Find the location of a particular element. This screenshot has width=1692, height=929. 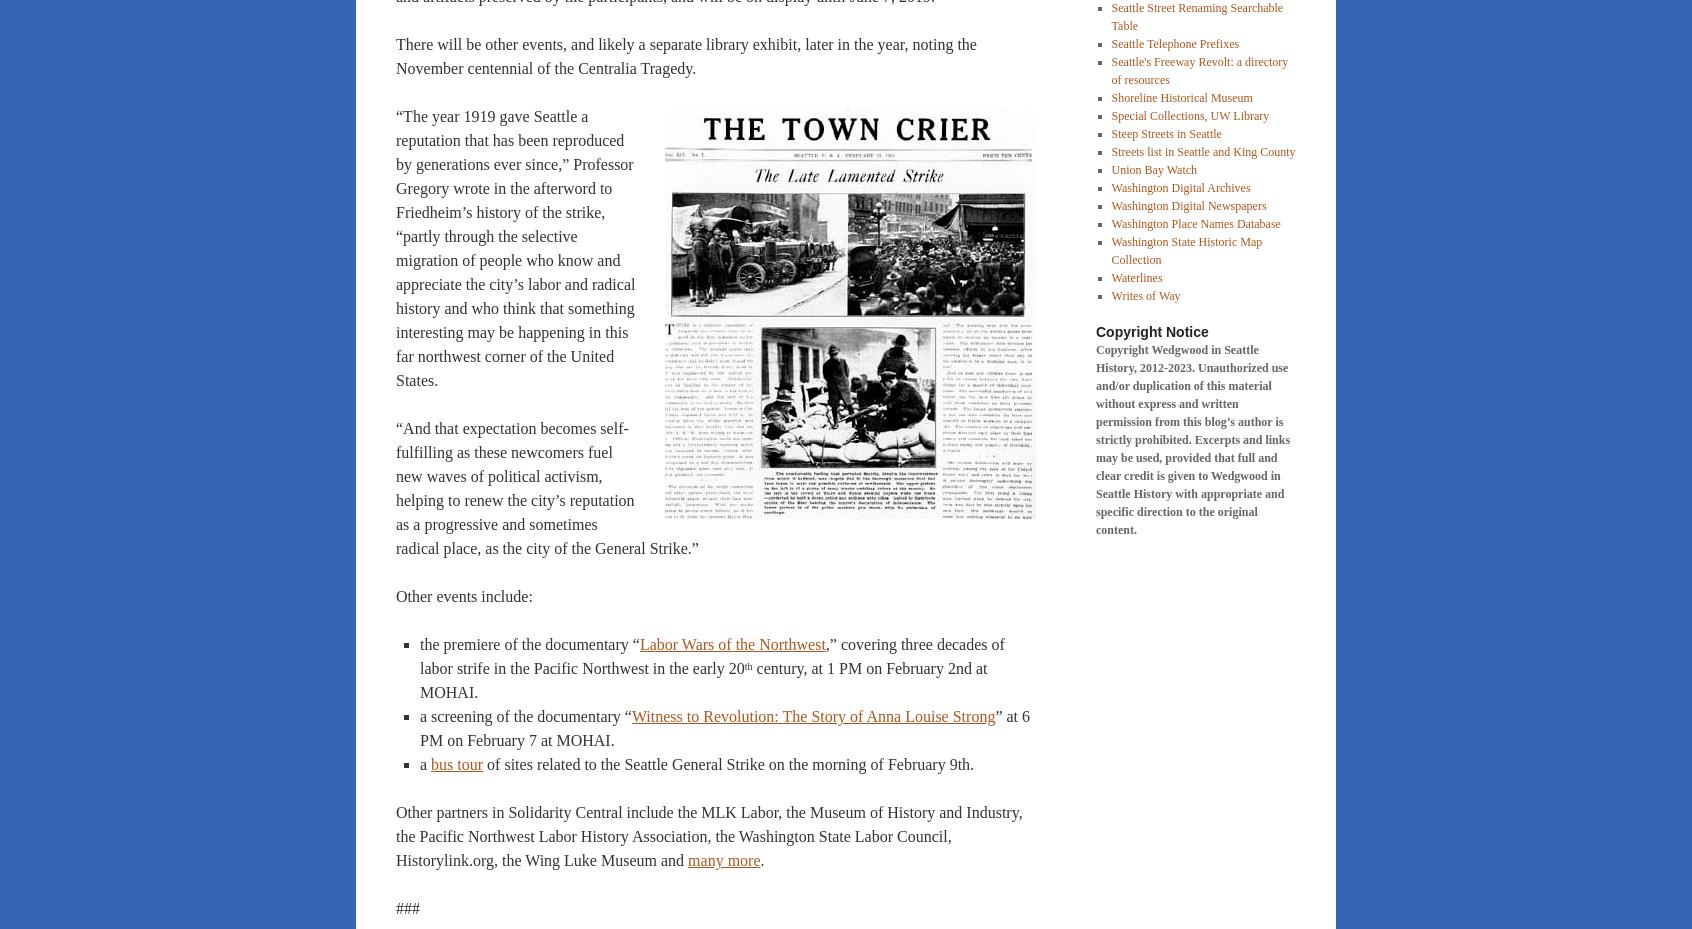

'Writes of Way' is located at coordinates (1144, 295).